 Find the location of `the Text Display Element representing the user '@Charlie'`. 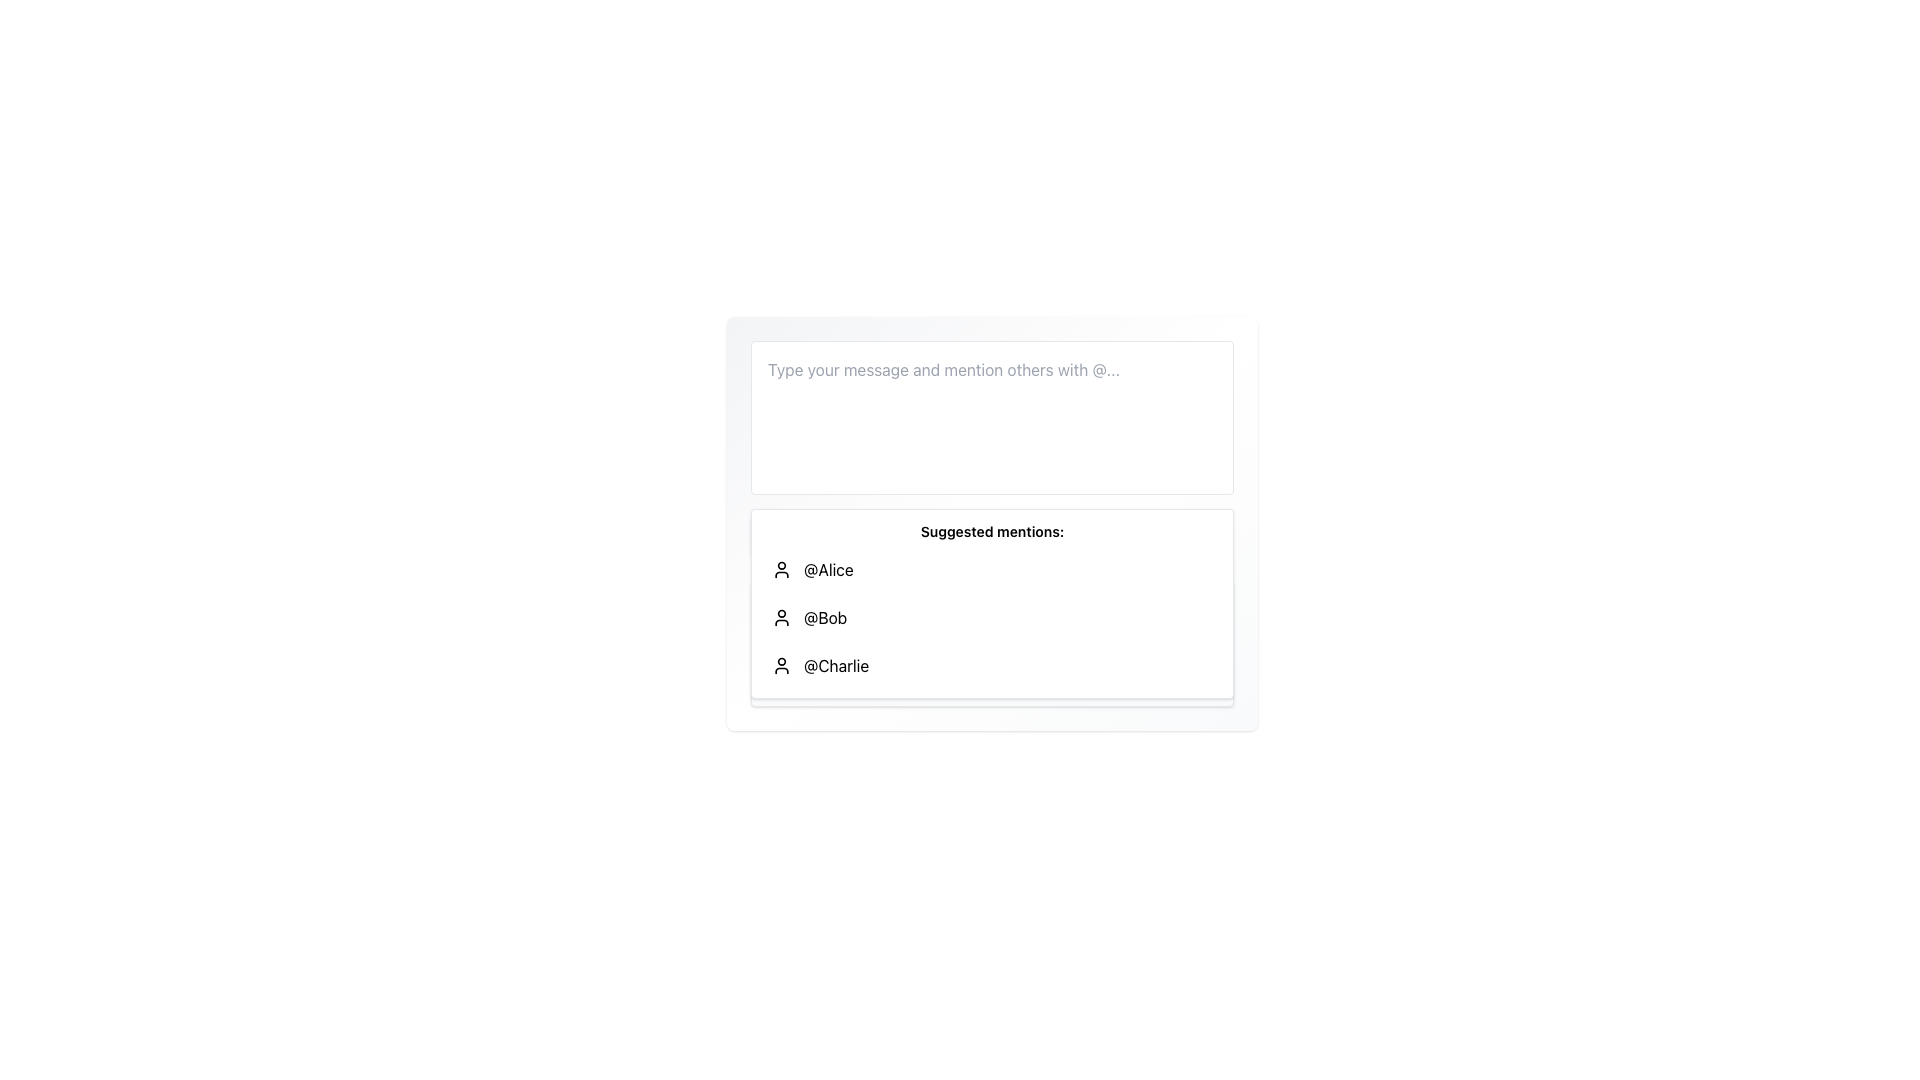

the Text Display Element representing the user '@Charlie' is located at coordinates (836, 666).